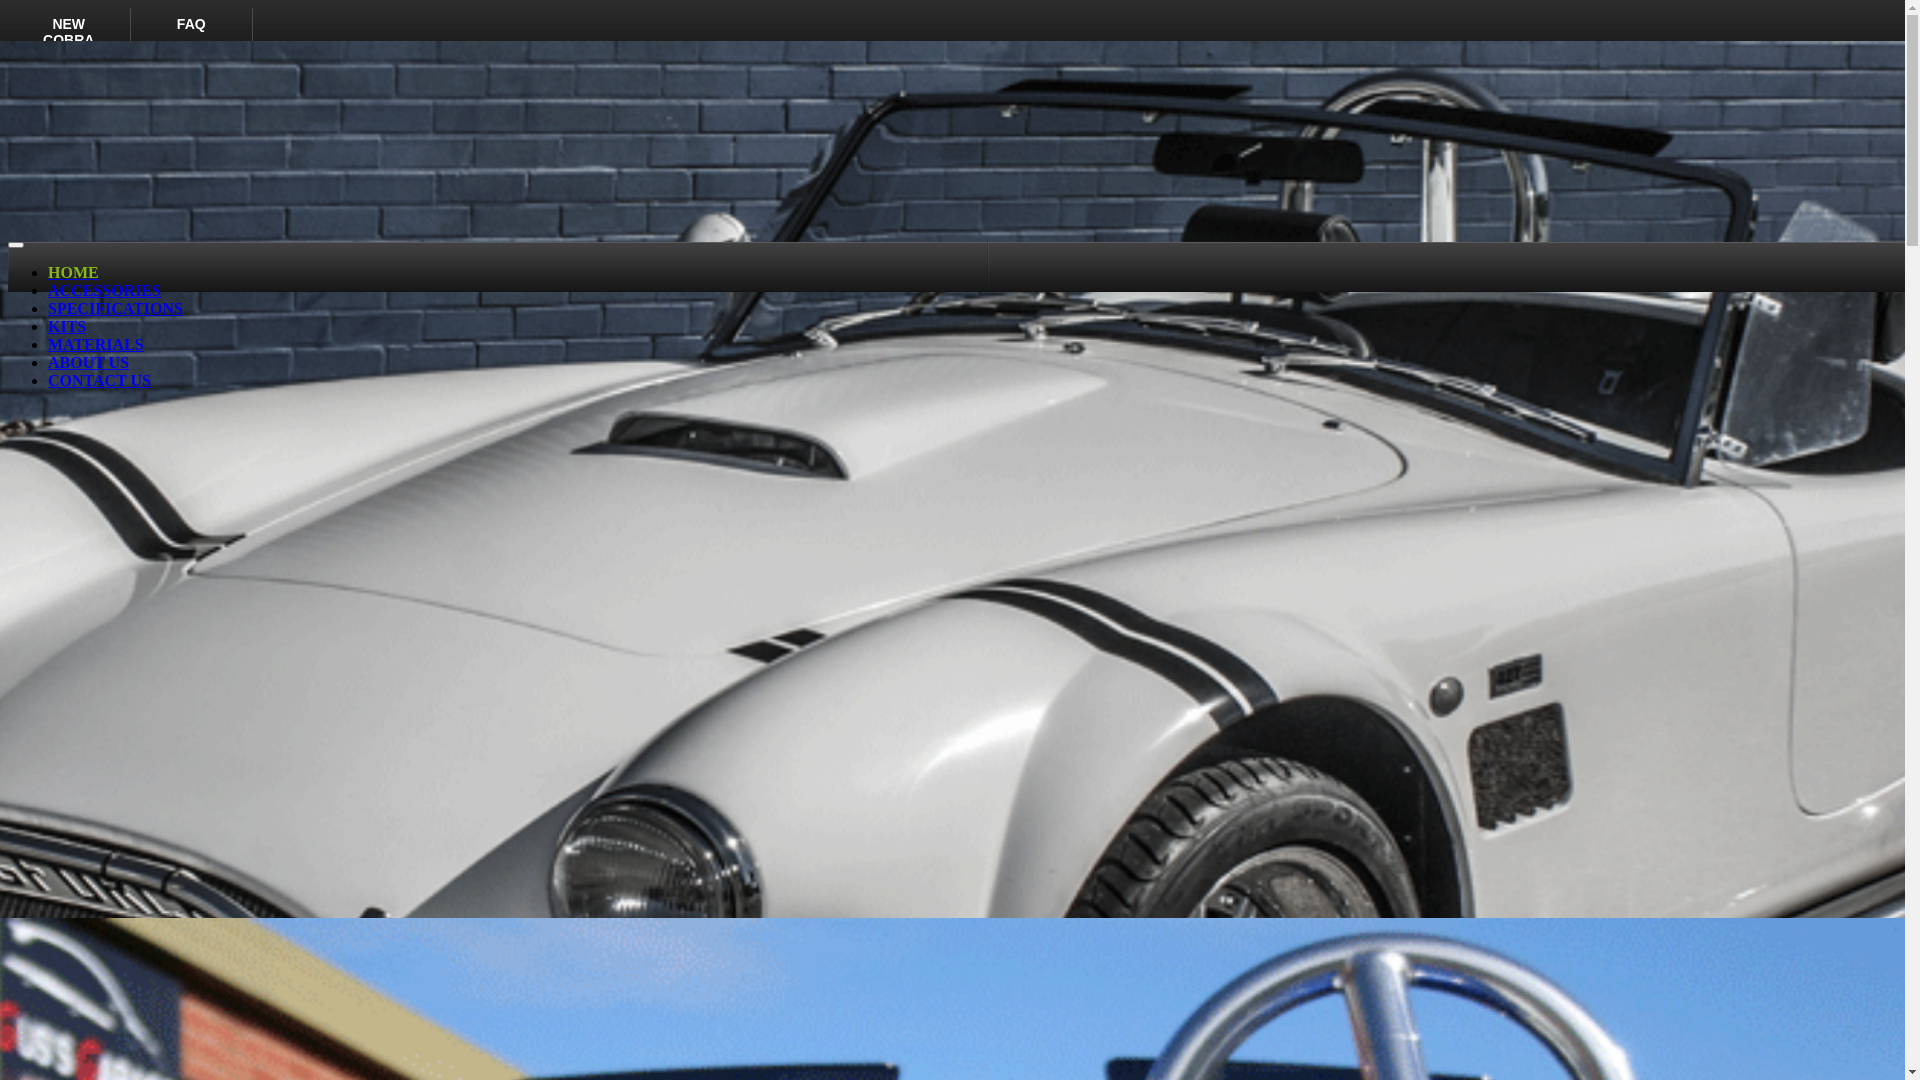 The width and height of the screenshot is (1920, 1080). I want to click on 'NEW COBRA', so click(69, 34).